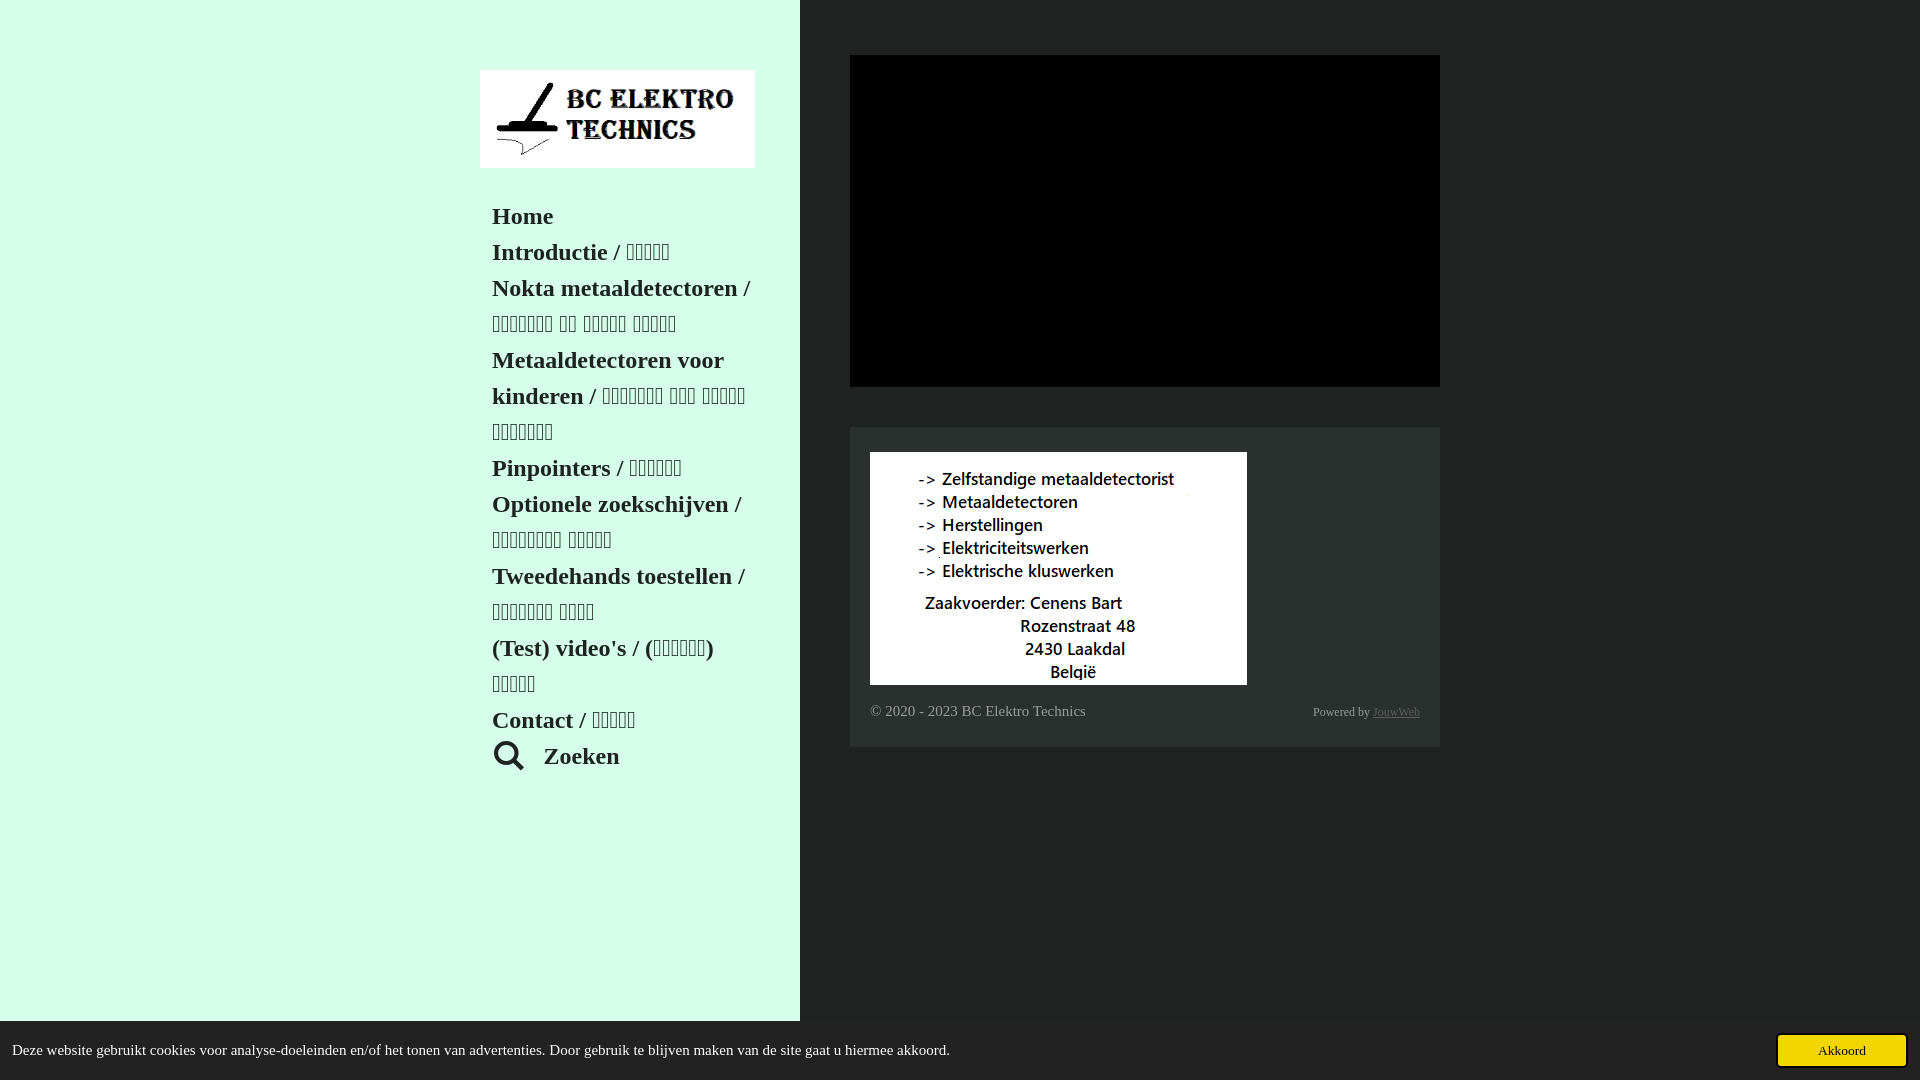  Describe the element at coordinates (616, 119) in the screenshot. I see `'BC Elektro Technics'` at that location.